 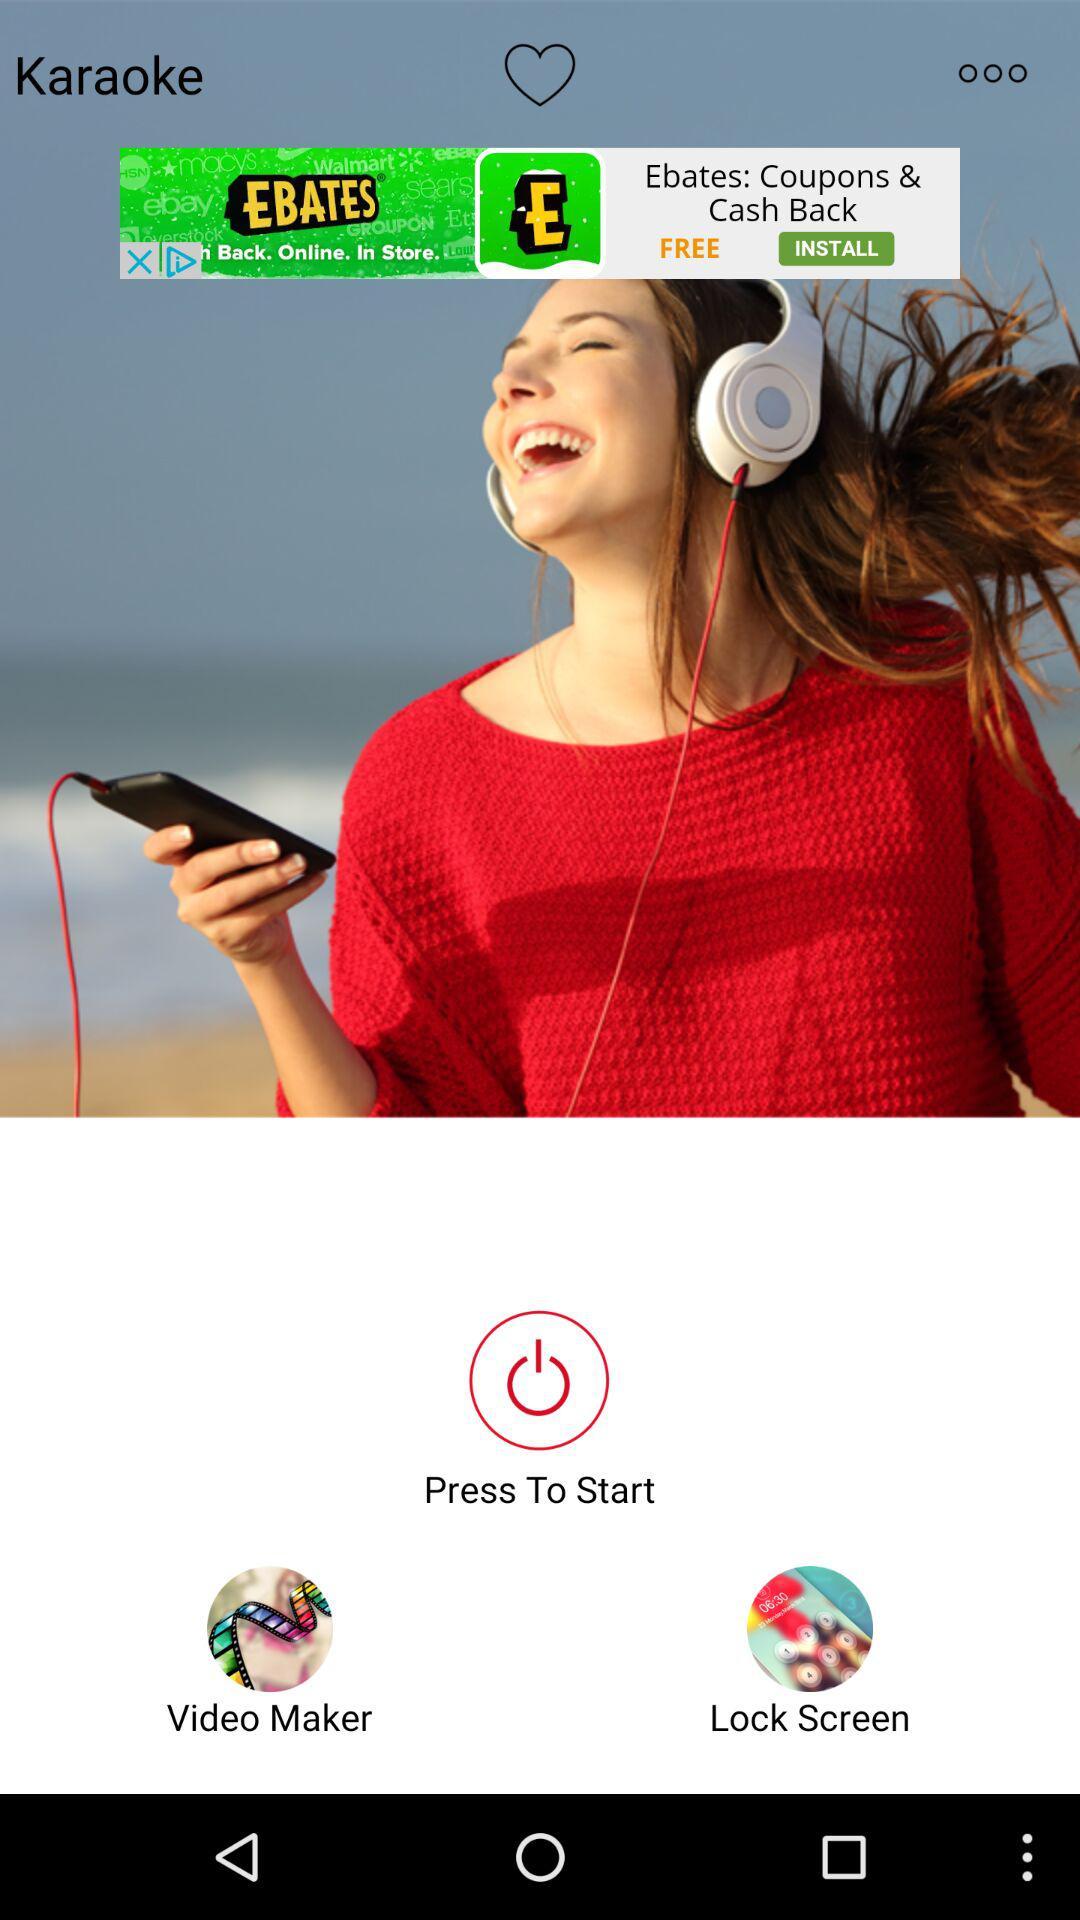 What do you see at coordinates (540, 78) in the screenshot?
I see `the favorite icon` at bounding box center [540, 78].